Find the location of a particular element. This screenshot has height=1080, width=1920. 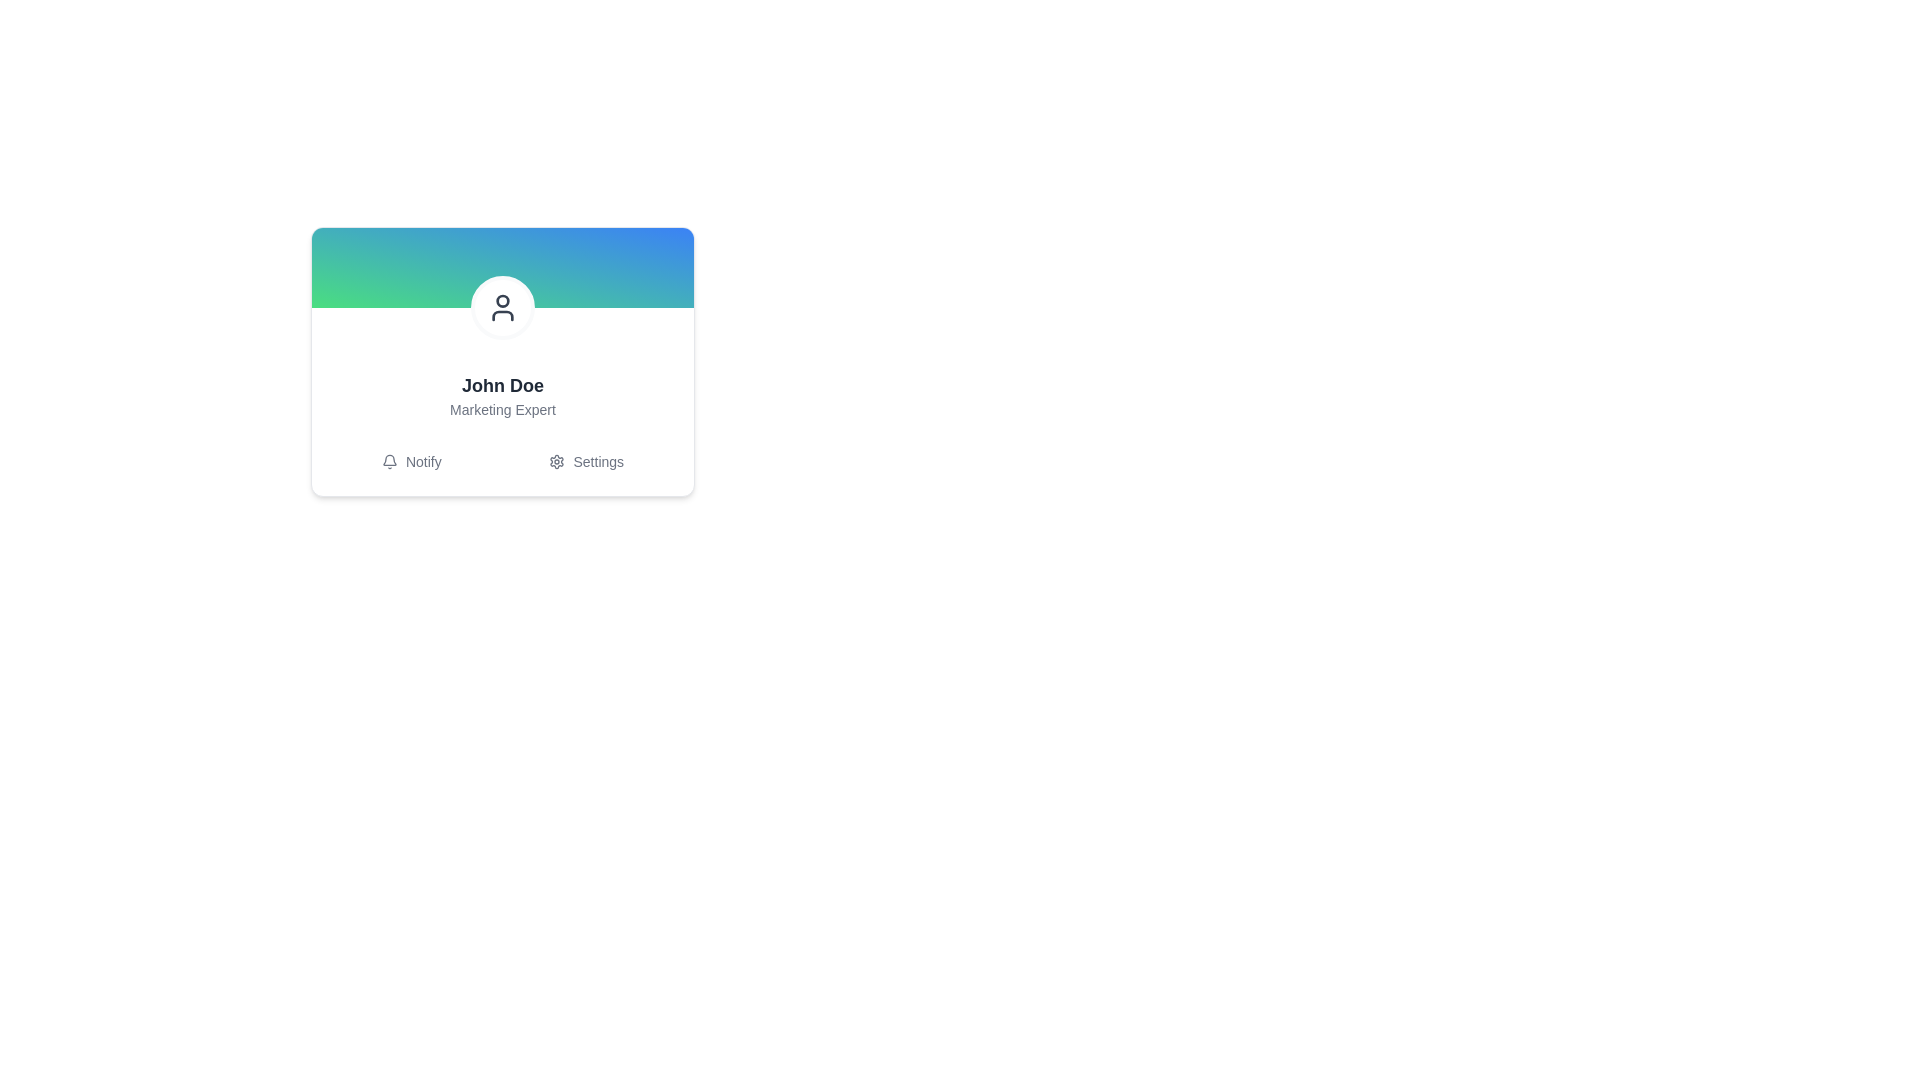

the bell-shaped notification icon located near the 'Notify' label at the bottom left of the card interface is located at coordinates (389, 460).